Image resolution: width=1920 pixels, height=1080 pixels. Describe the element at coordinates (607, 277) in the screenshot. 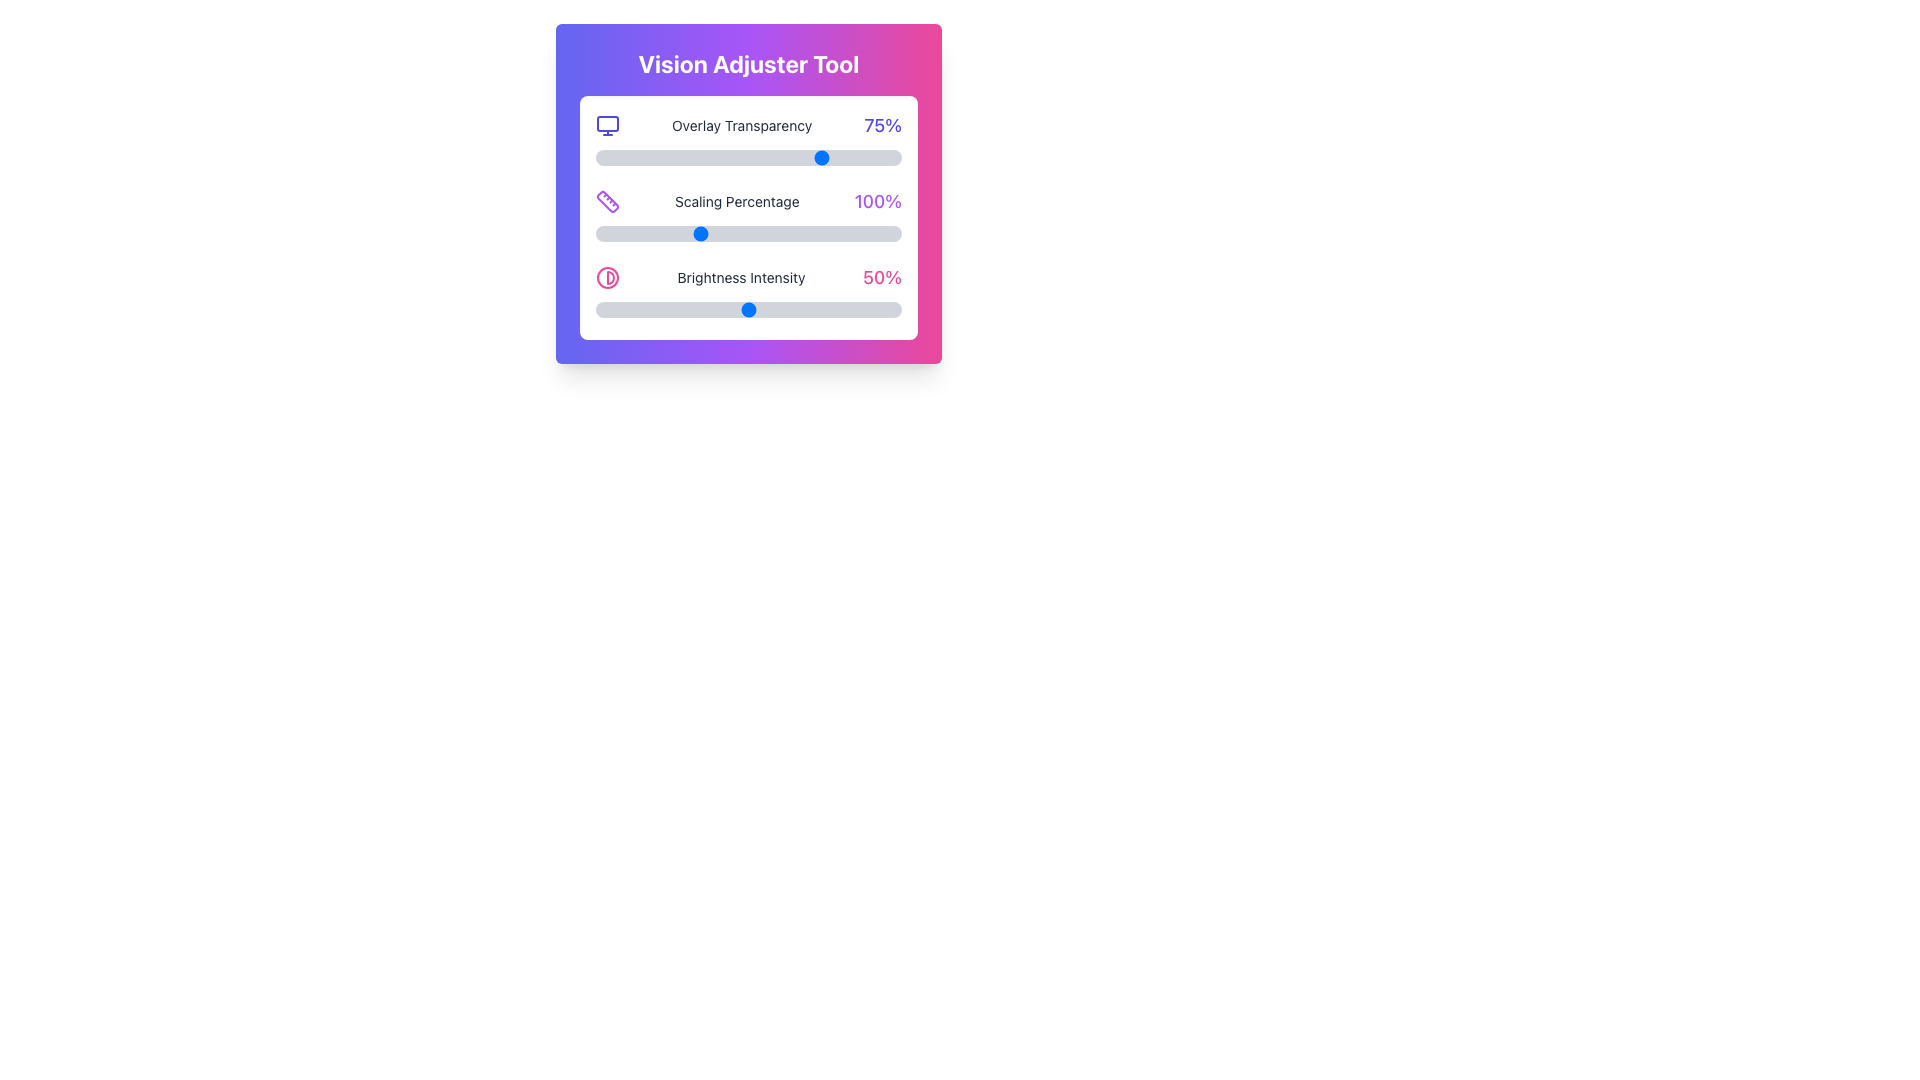

I see `the contrast adjustment icon located on the left side of the 'Brightness Intensity 50%' label` at that location.